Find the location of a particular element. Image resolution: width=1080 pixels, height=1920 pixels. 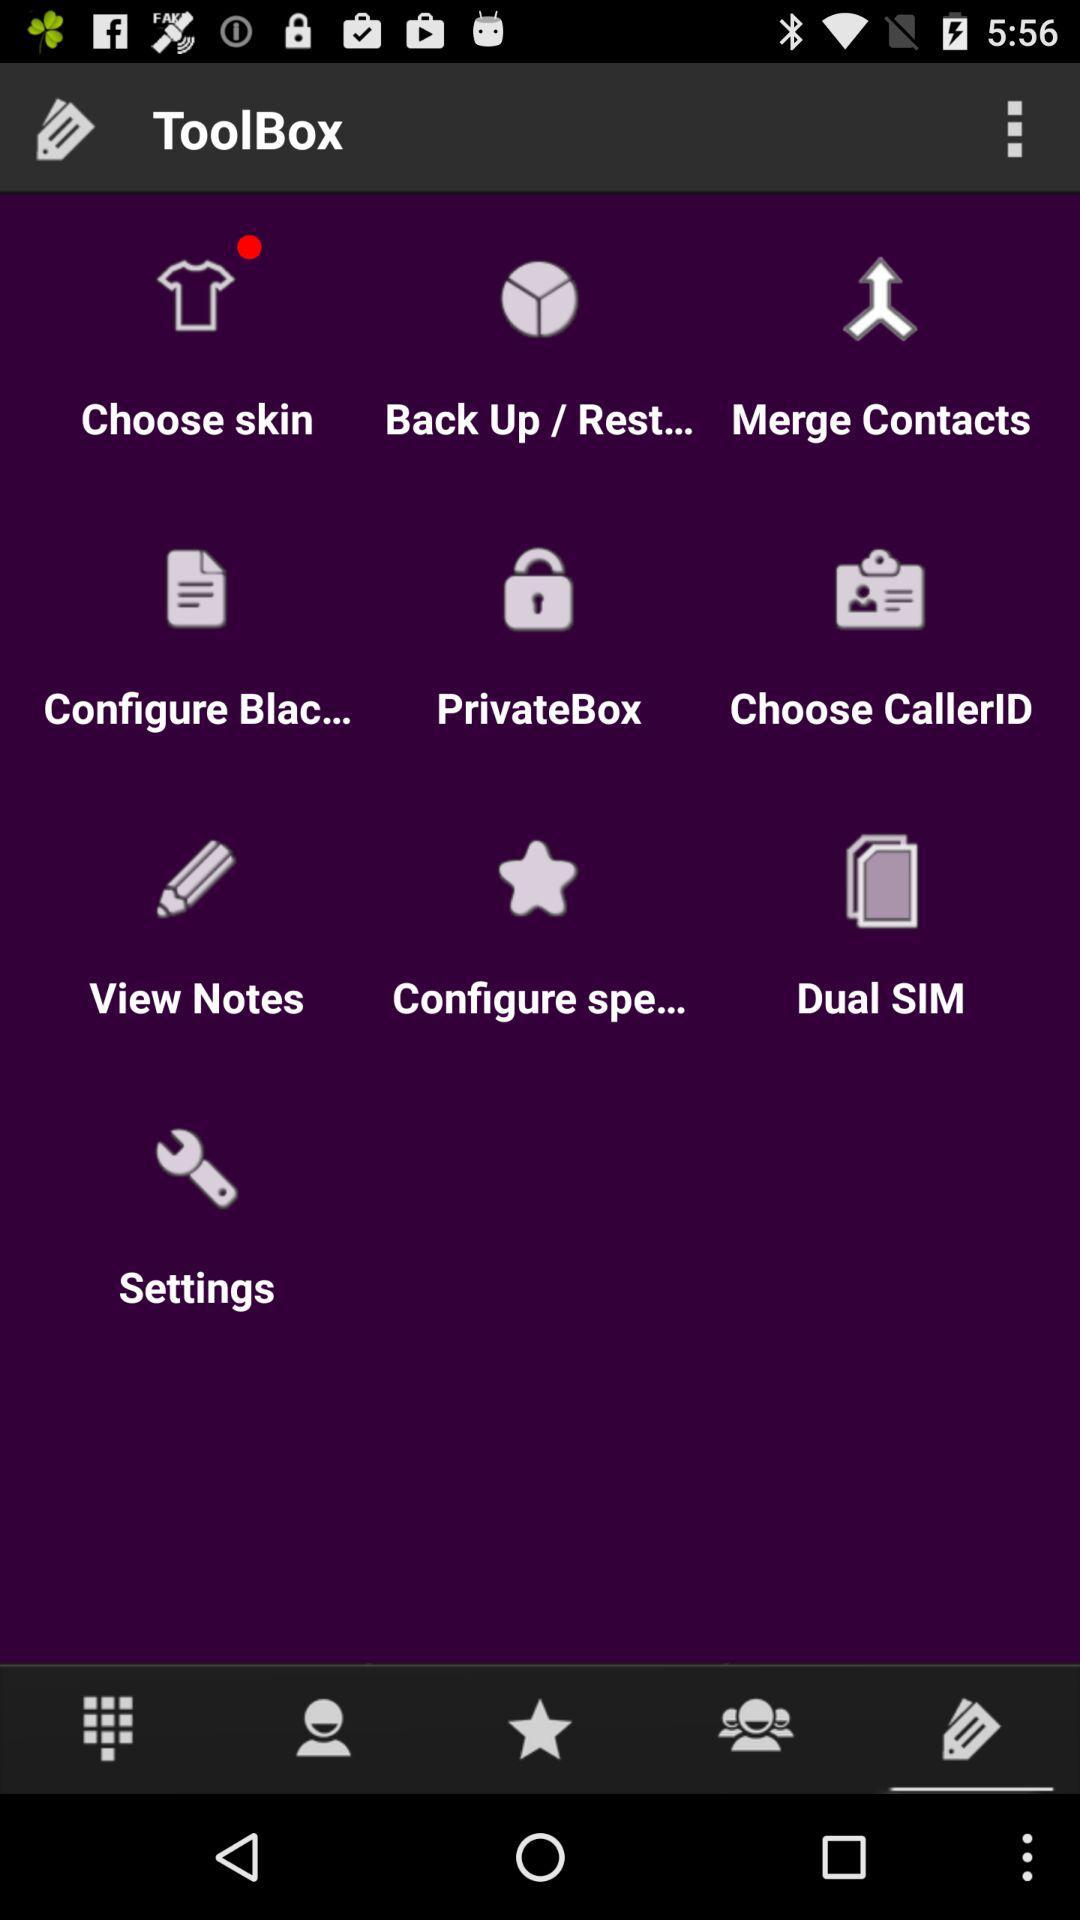

the group icon is located at coordinates (756, 1848).